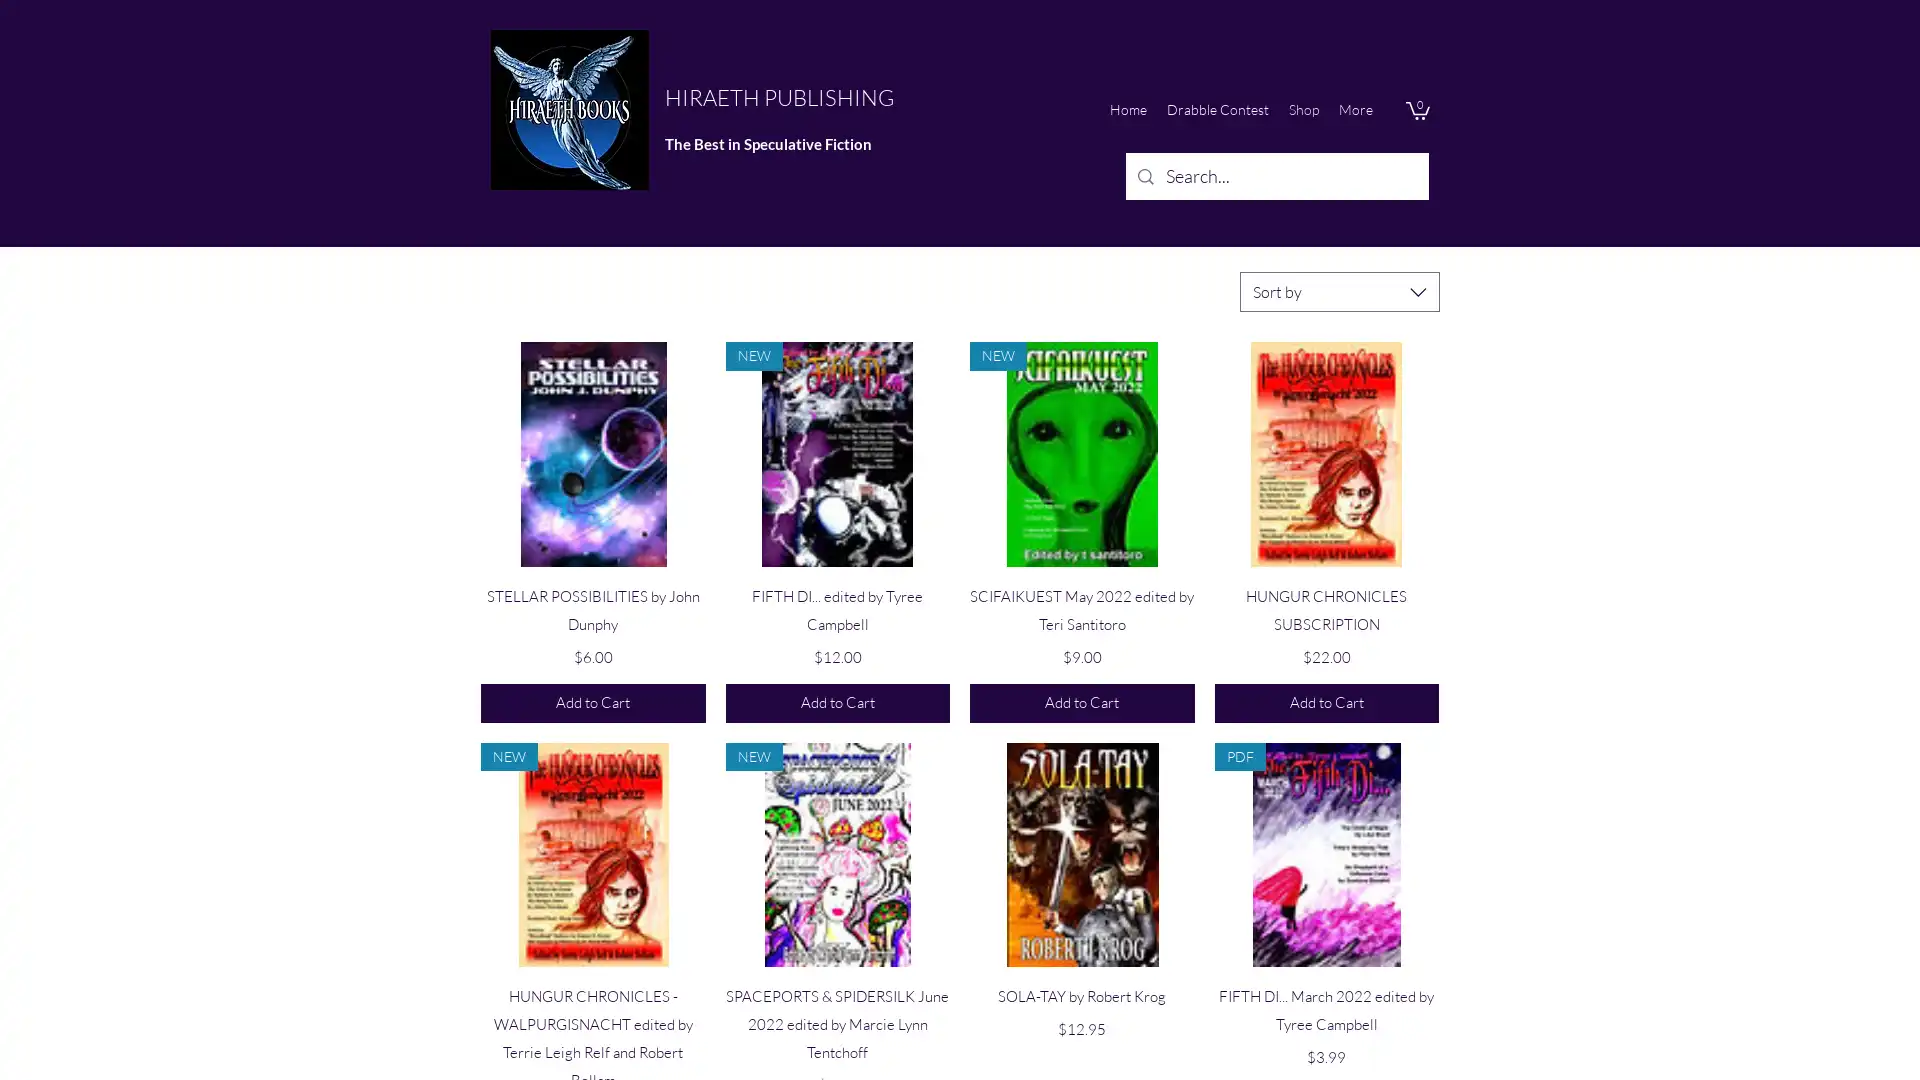 The image size is (1920, 1080). Describe the element at coordinates (1326, 701) in the screenshot. I see `Add to Cart` at that location.